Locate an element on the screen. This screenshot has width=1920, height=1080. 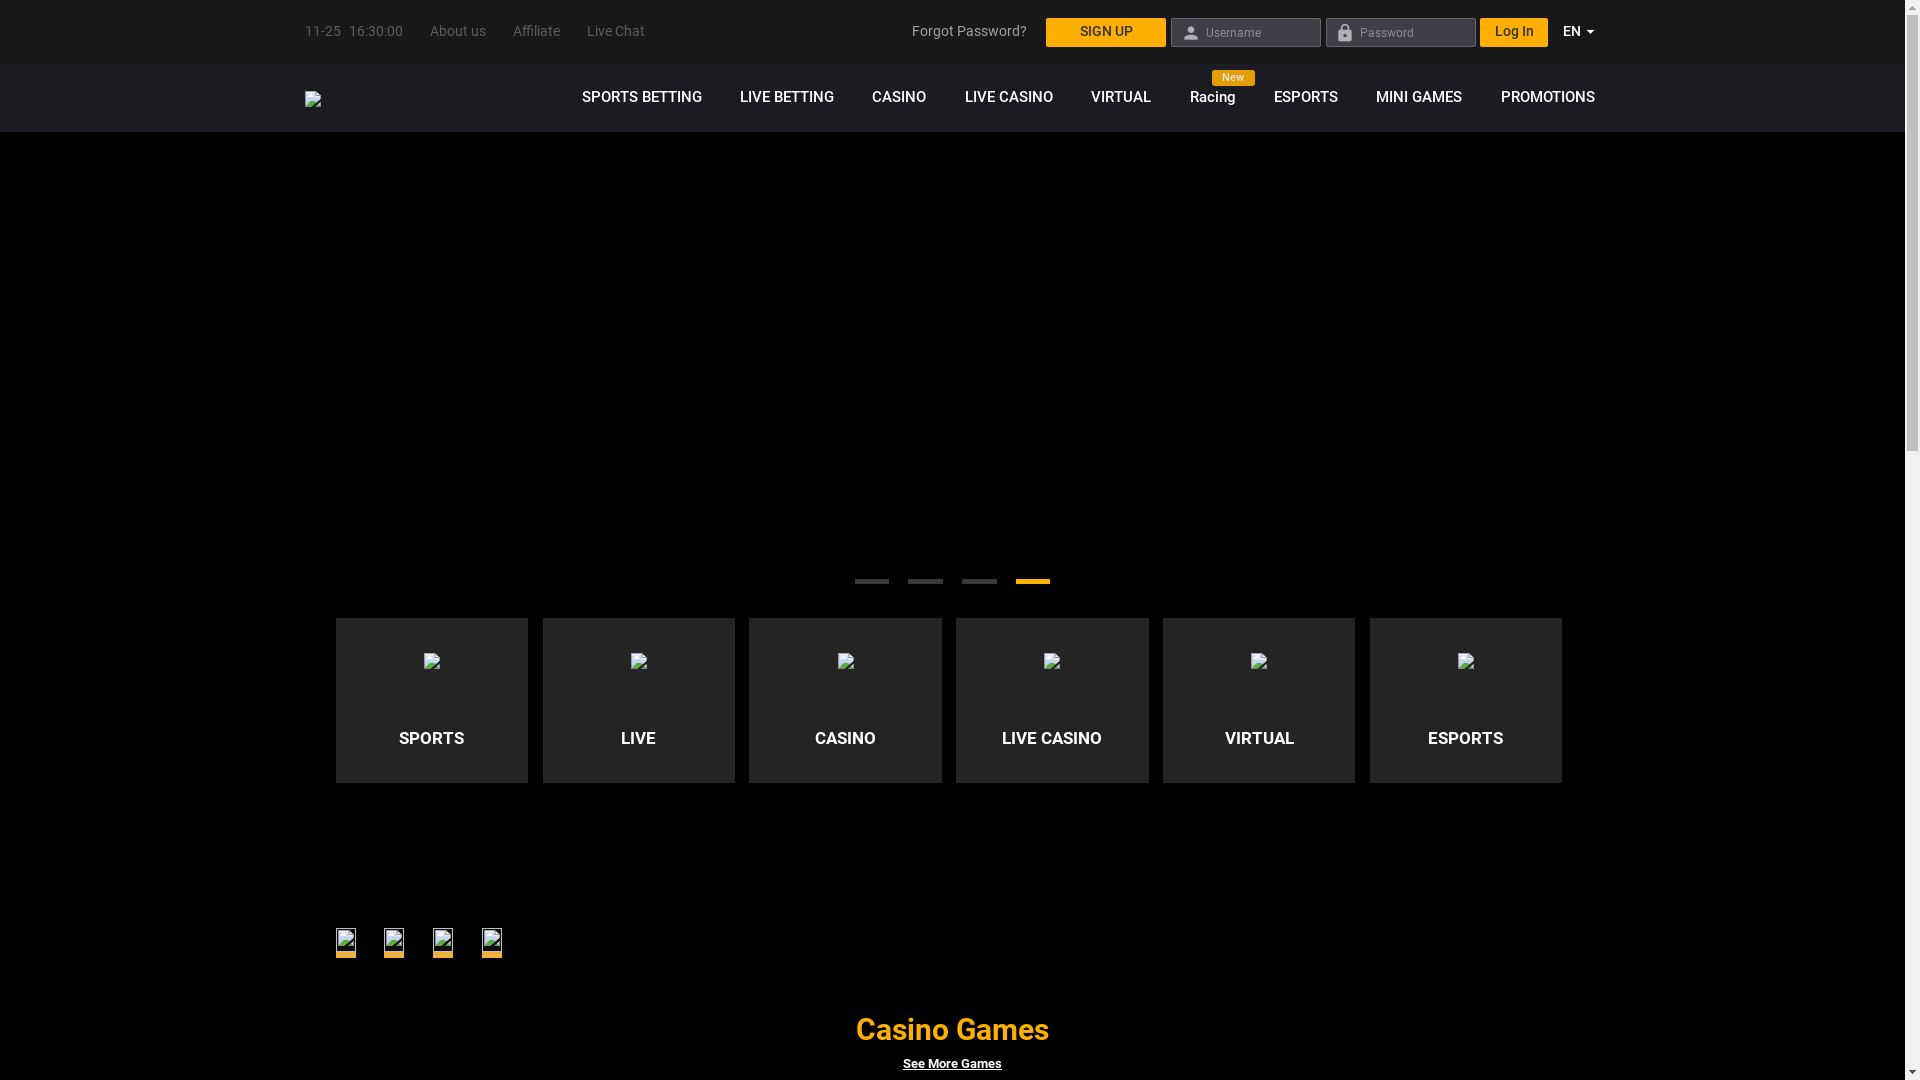
'SIGN UP' is located at coordinates (1104, 32).